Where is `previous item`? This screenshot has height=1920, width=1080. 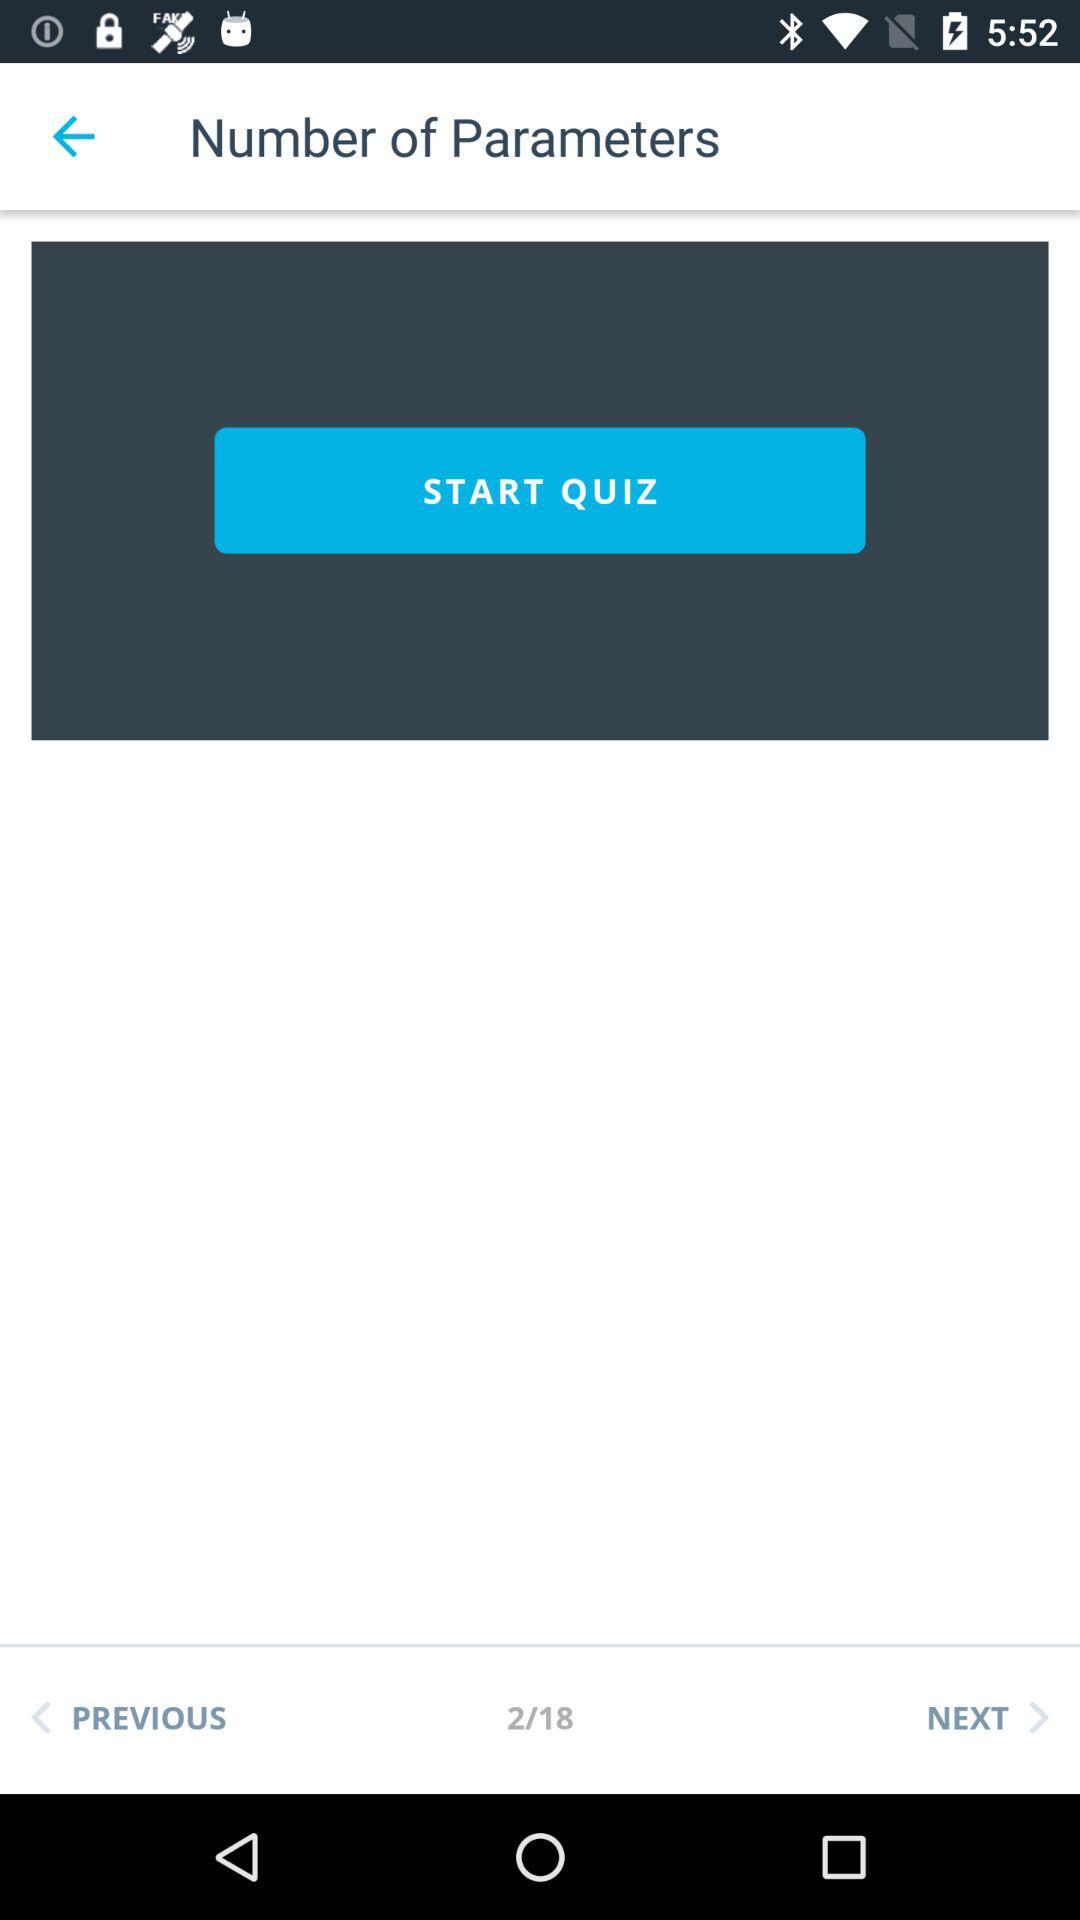 previous item is located at coordinates (128, 1716).